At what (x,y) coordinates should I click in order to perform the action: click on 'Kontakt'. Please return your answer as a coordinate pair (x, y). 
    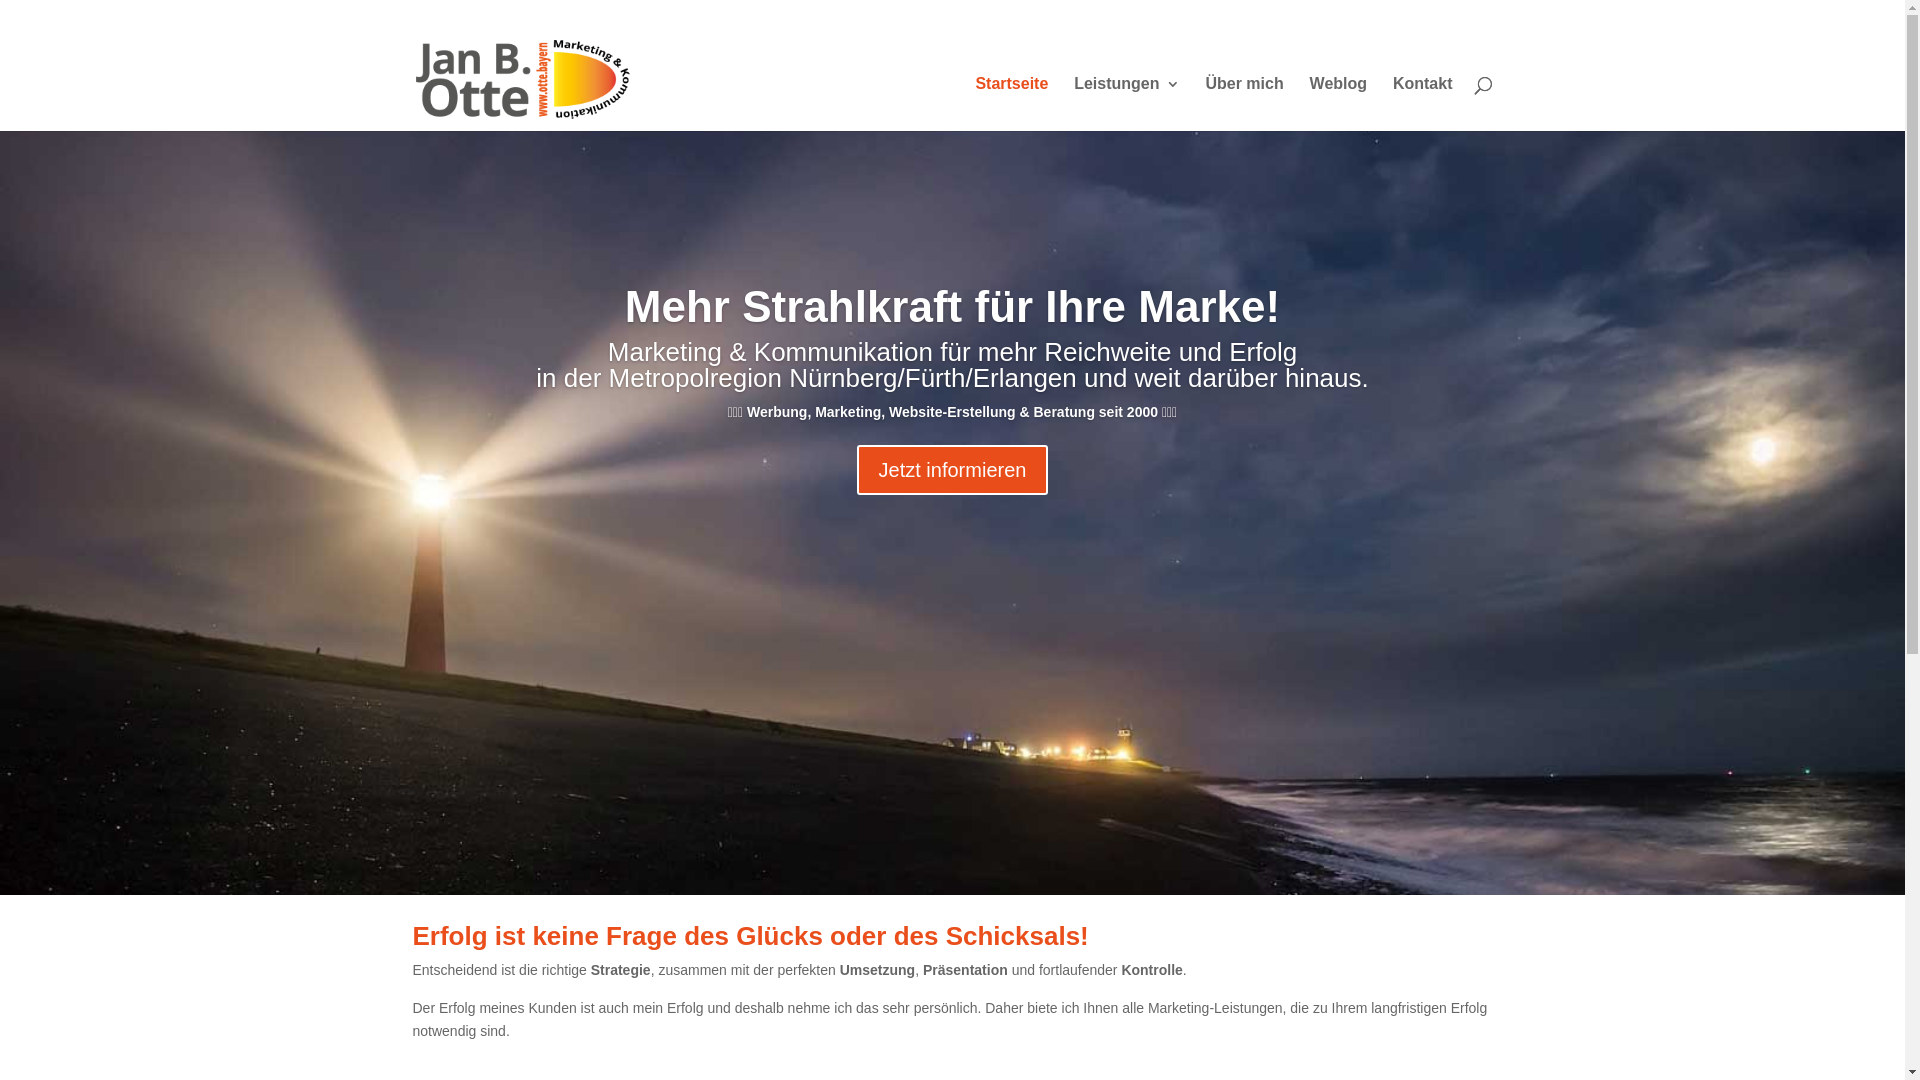
    Looking at the image, I should click on (1391, 104).